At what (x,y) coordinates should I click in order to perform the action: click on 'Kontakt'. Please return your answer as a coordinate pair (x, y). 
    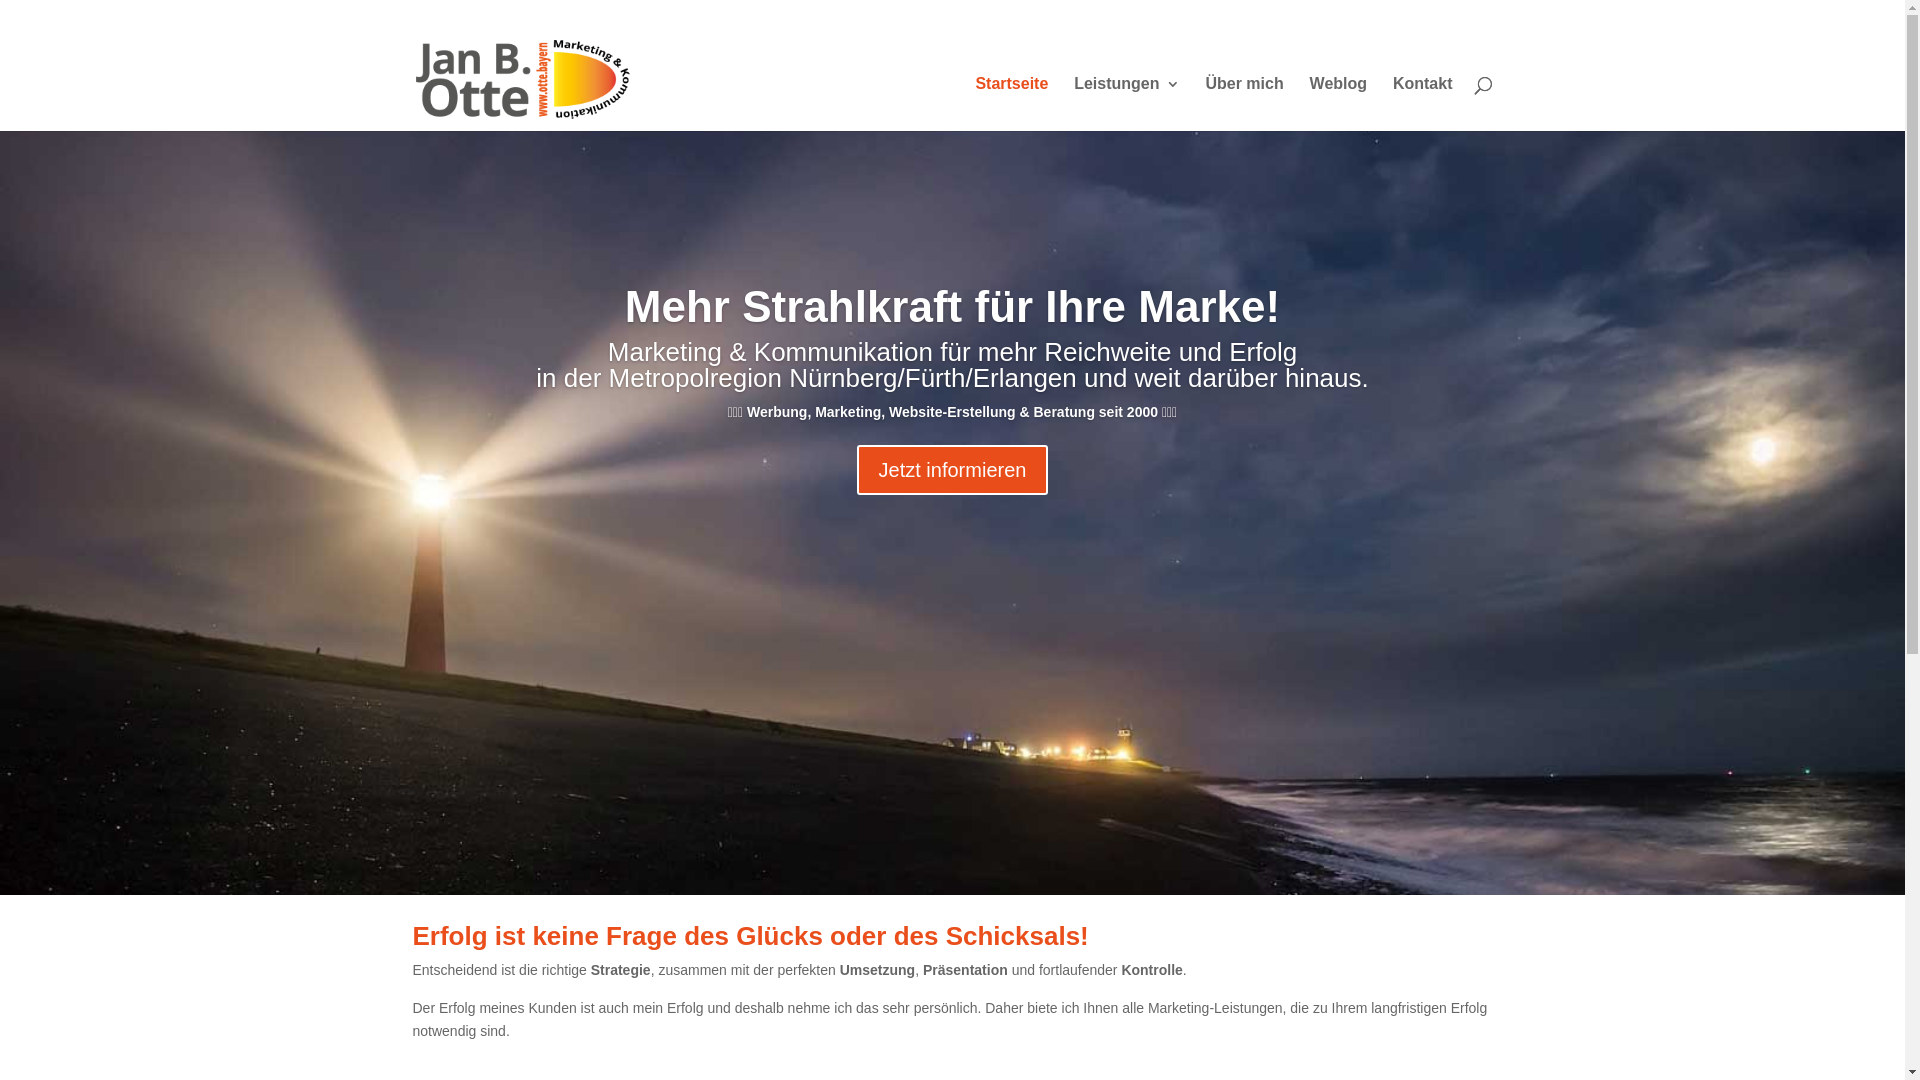
    Looking at the image, I should click on (1391, 104).